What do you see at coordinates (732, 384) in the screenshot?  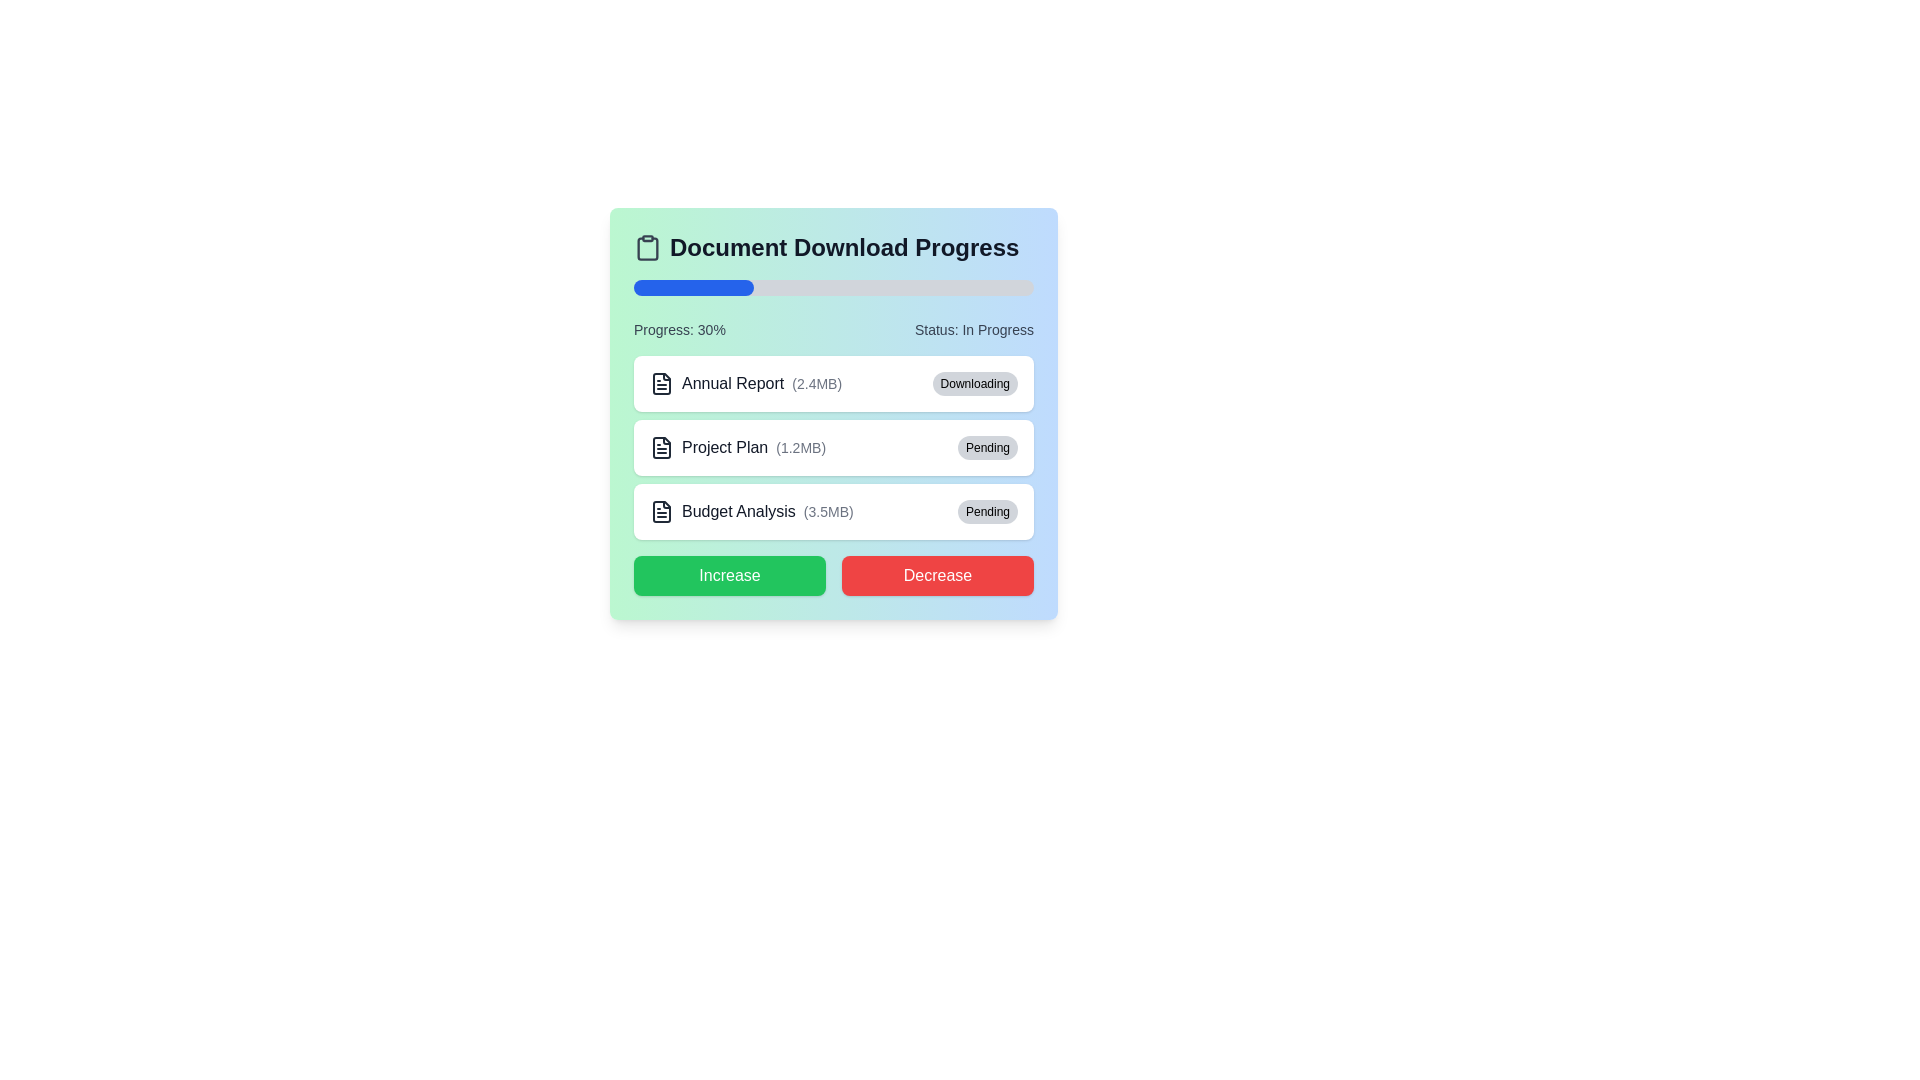 I see `the text label displaying 'Annual Report', which is styled with the class 'text-gray-900' and is located in the 'Document Download Progress' panel, positioned between a file icon and the file size '(2.4MB)'` at bounding box center [732, 384].